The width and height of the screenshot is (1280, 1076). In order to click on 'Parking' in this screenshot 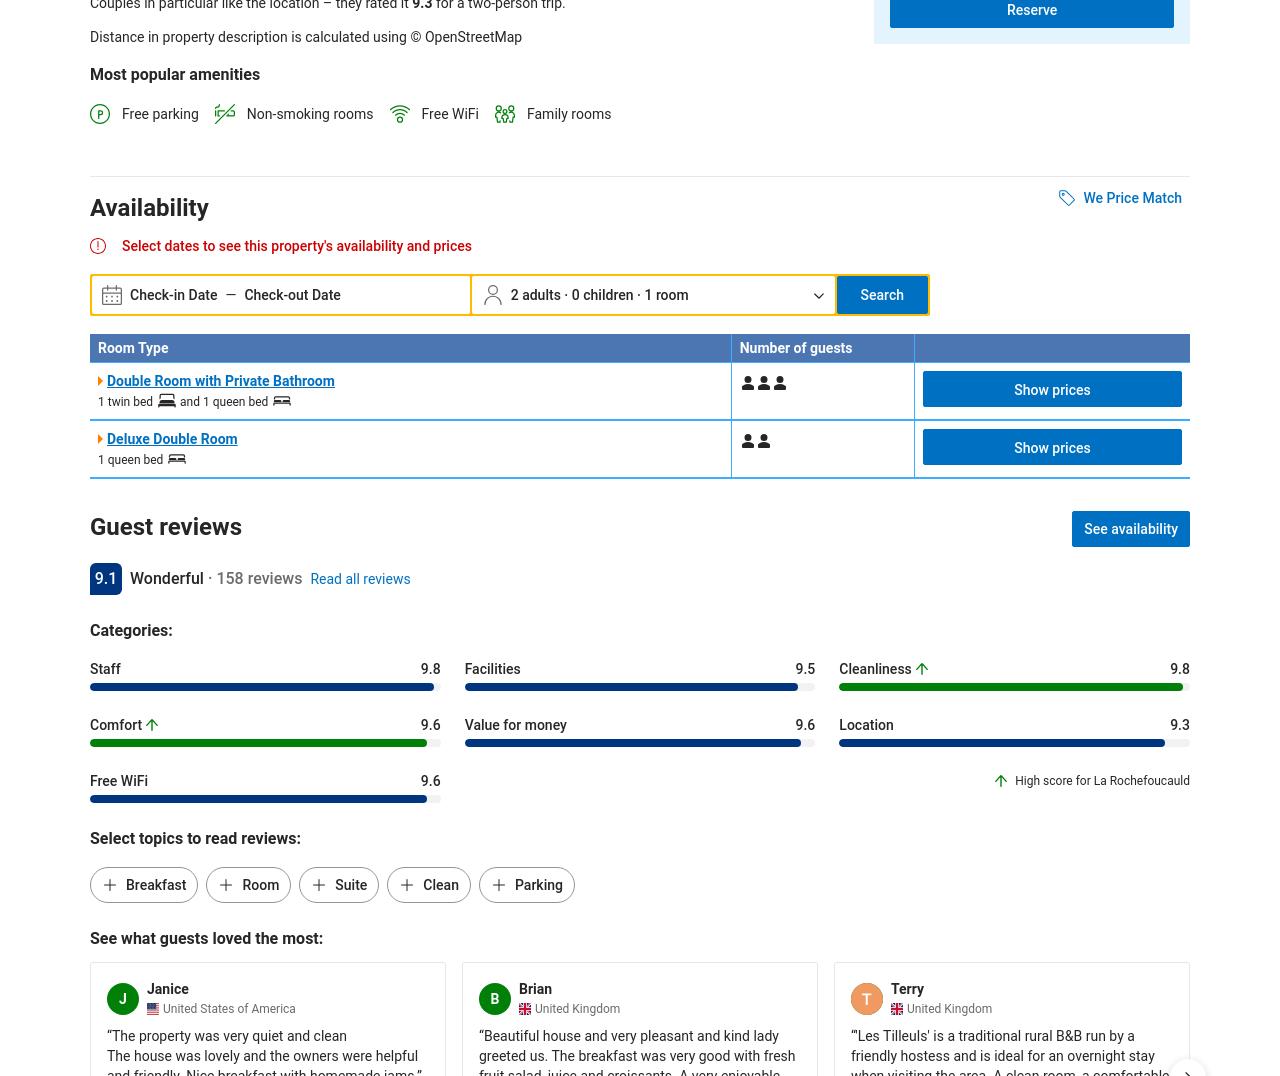, I will do `click(514, 885)`.